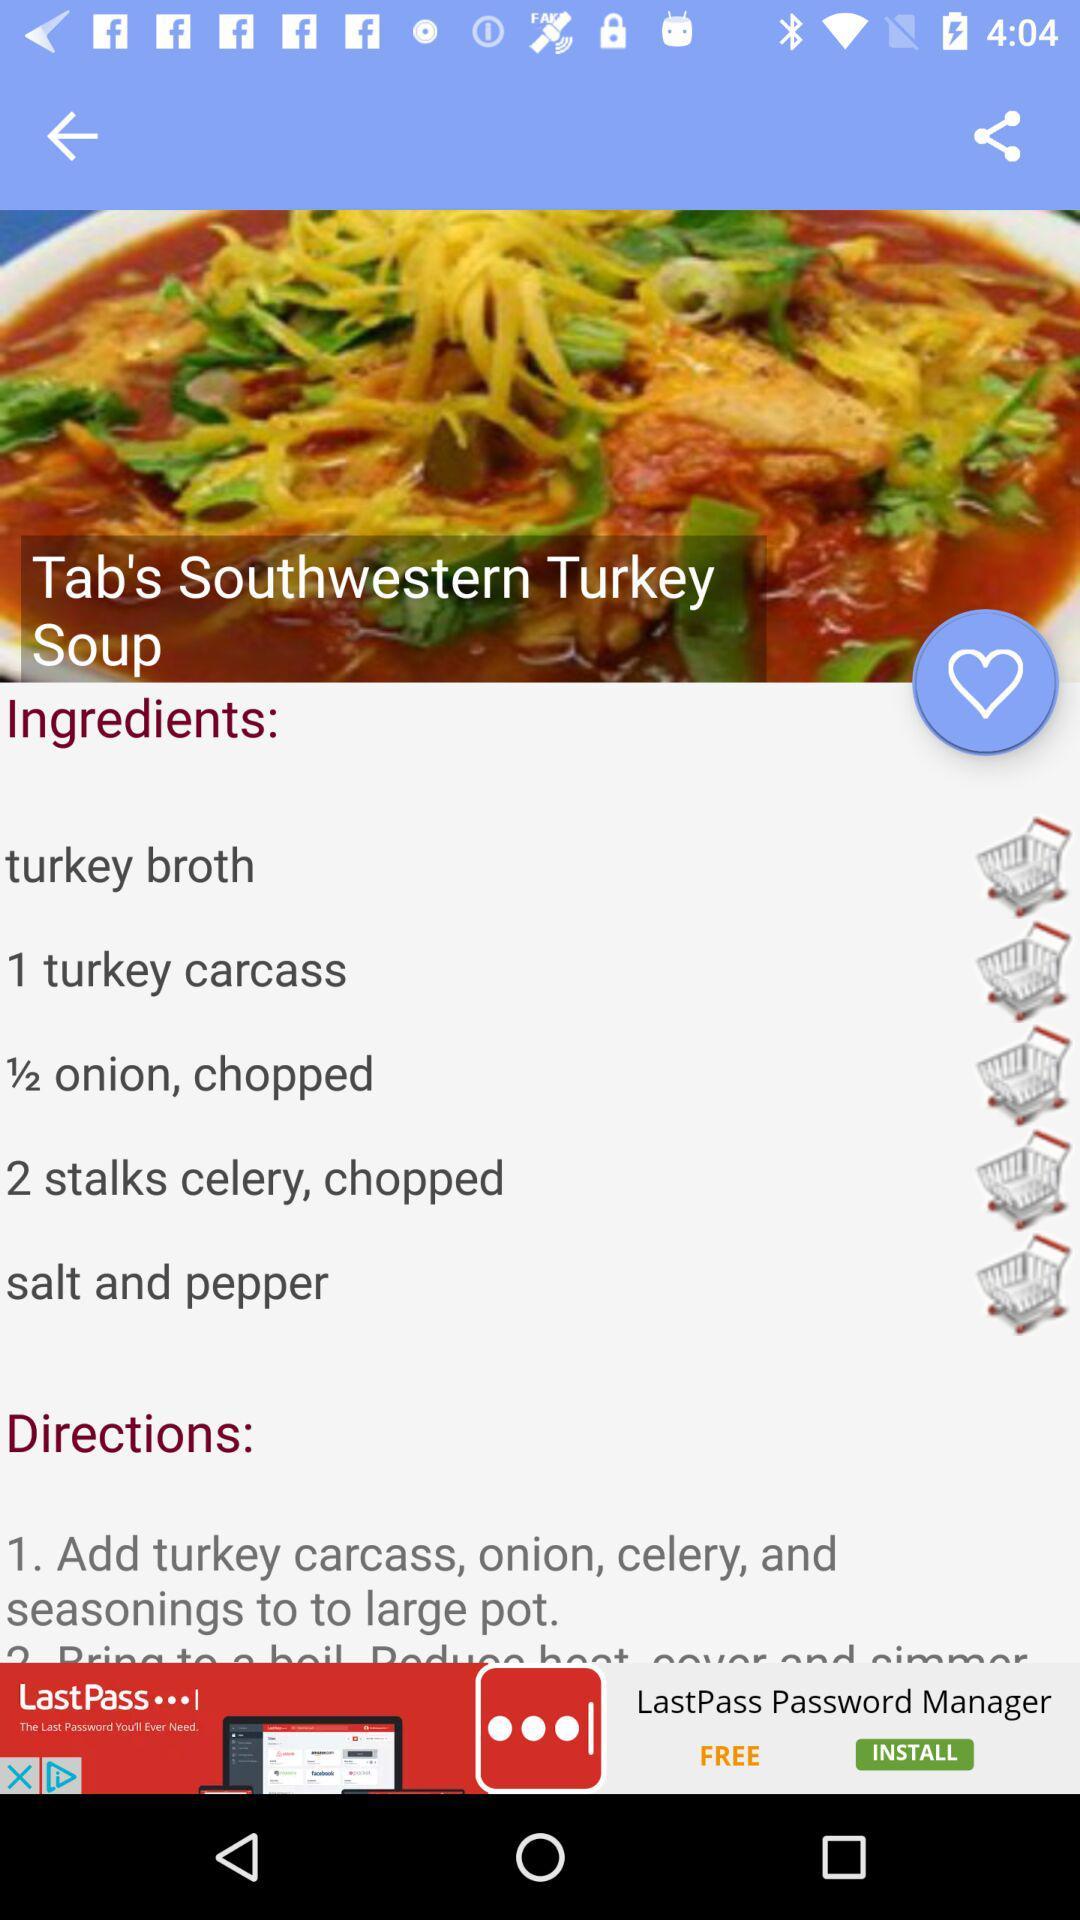  What do you see at coordinates (997, 135) in the screenshot?
I see `share link` at bounding box center [997, 135].